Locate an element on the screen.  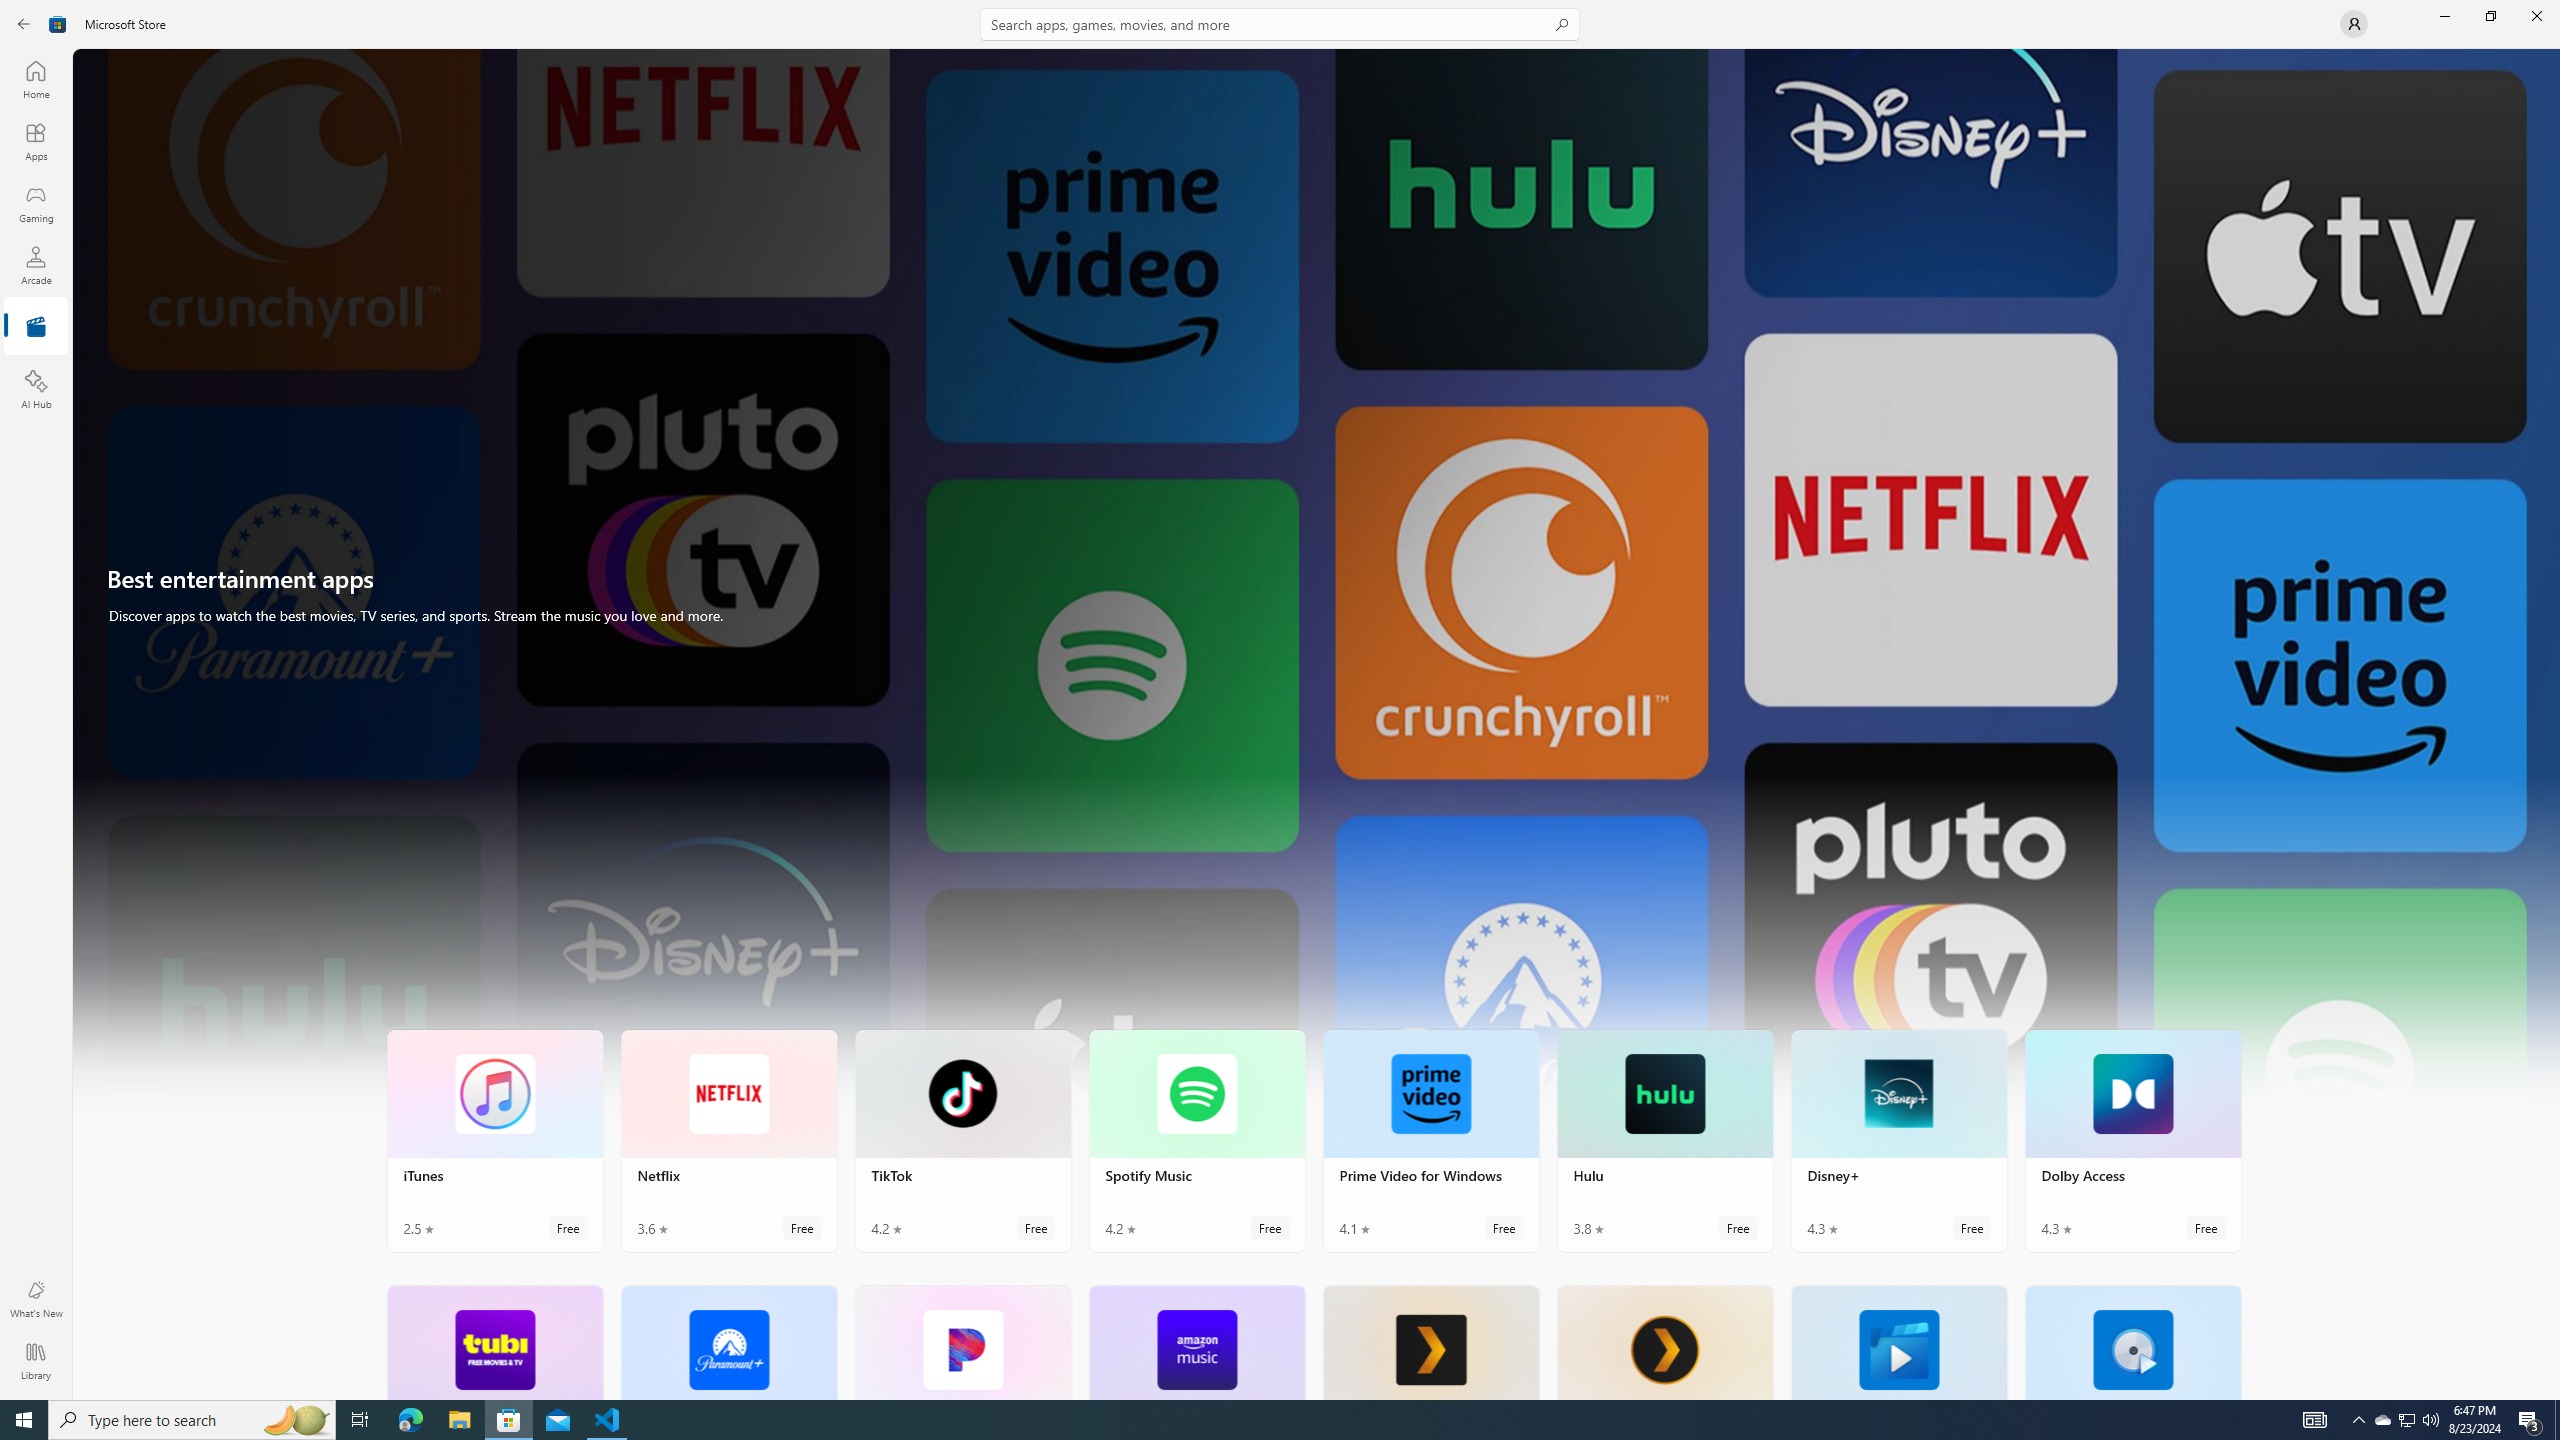
'Class: Image' is located at coordinates (57, 22).